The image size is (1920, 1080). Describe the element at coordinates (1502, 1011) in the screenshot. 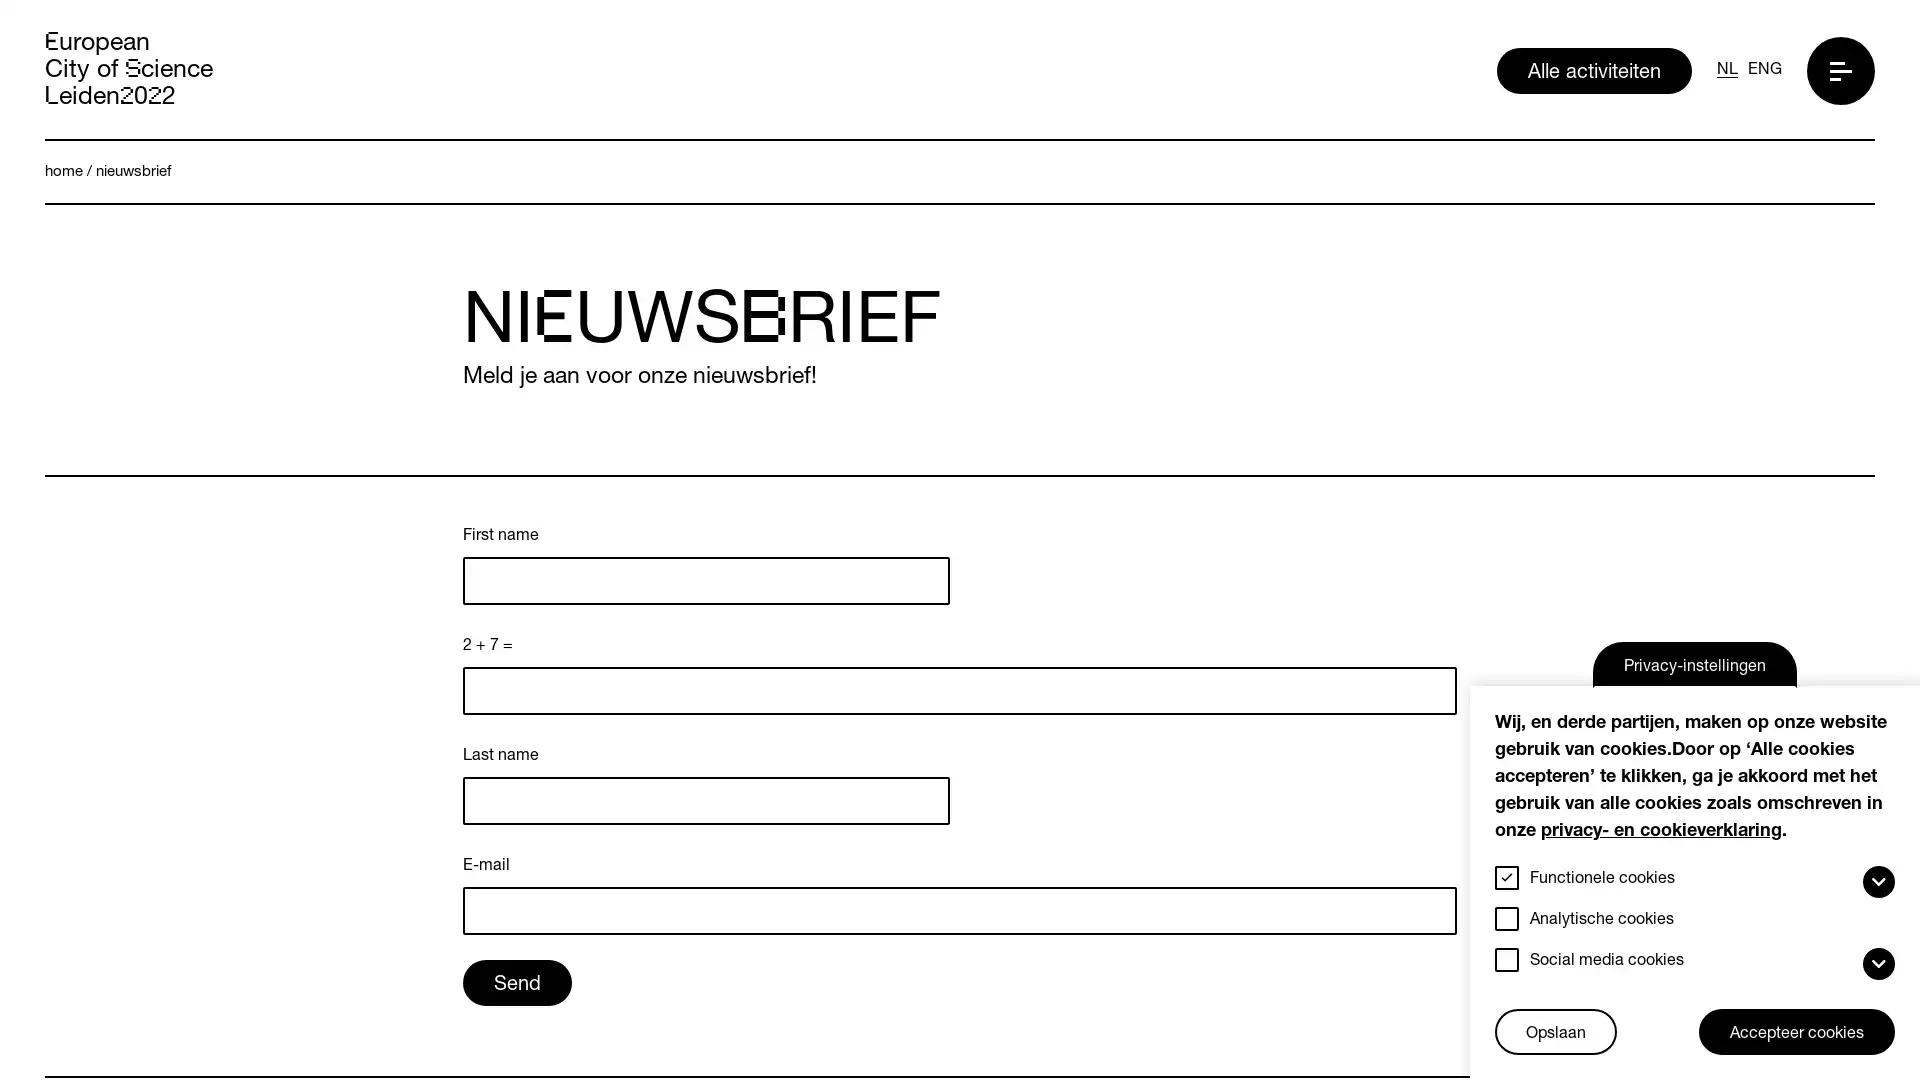

I see `Weiger cookies` at that location.